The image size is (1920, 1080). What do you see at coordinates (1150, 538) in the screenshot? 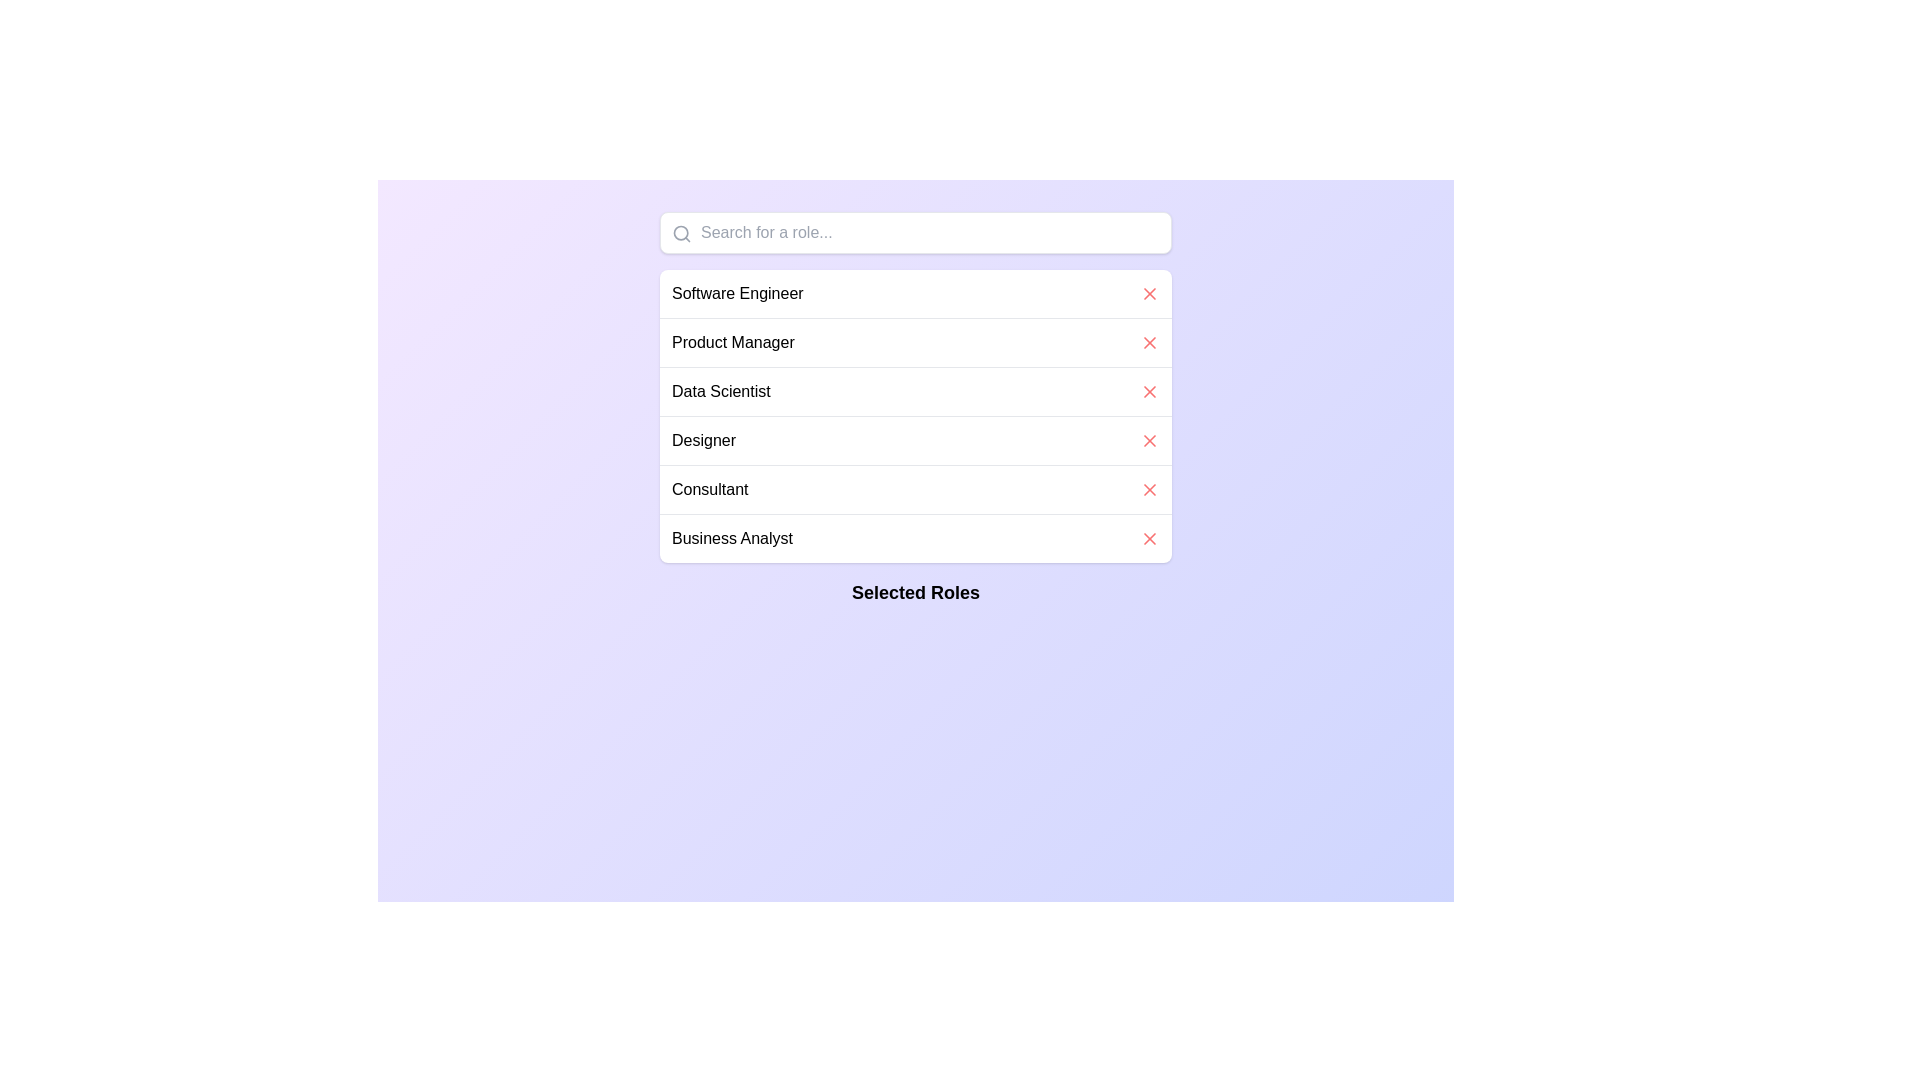
I see `the close icon button located at the far-right side of the 'Business Analyst' item in the list` at bounding box center [1150, 538].